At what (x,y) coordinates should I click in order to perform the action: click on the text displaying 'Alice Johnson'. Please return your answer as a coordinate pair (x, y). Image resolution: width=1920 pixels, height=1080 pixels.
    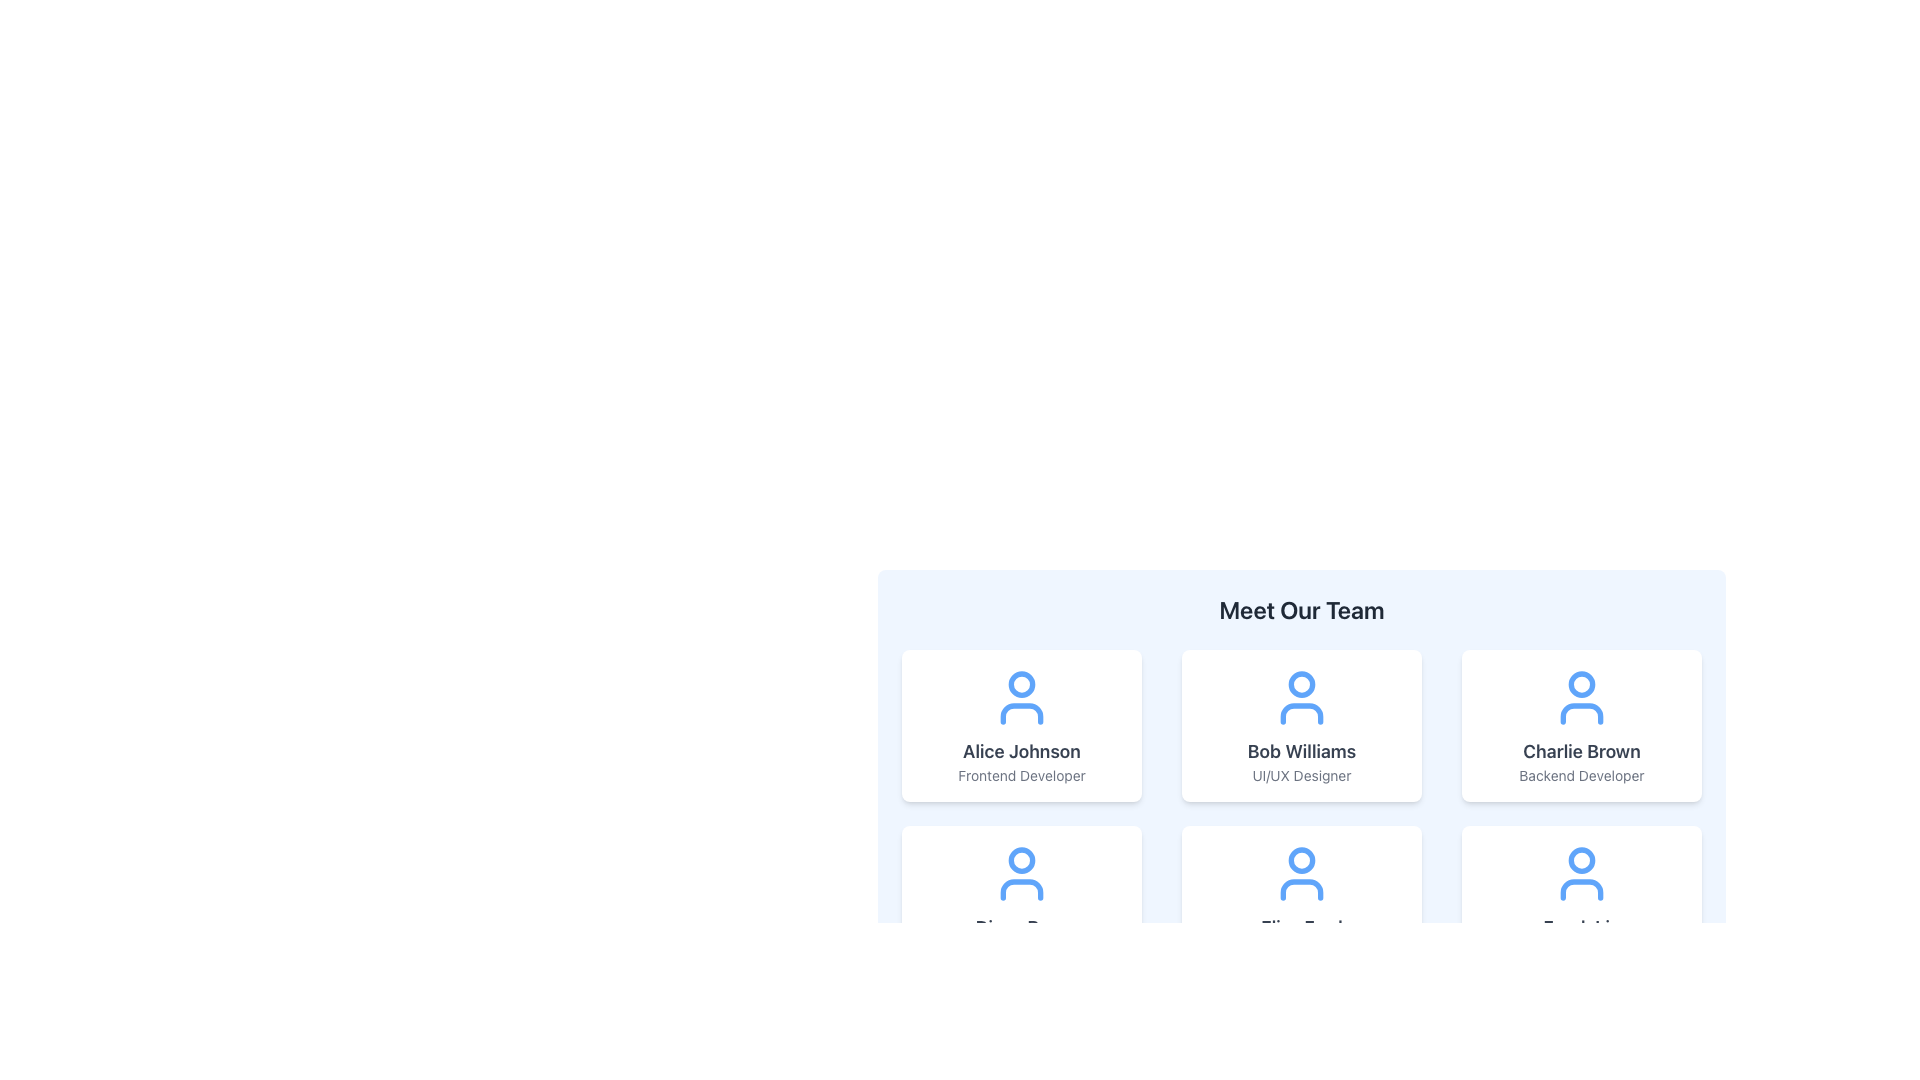
    Looking at the image, I should click on (1022, 752).